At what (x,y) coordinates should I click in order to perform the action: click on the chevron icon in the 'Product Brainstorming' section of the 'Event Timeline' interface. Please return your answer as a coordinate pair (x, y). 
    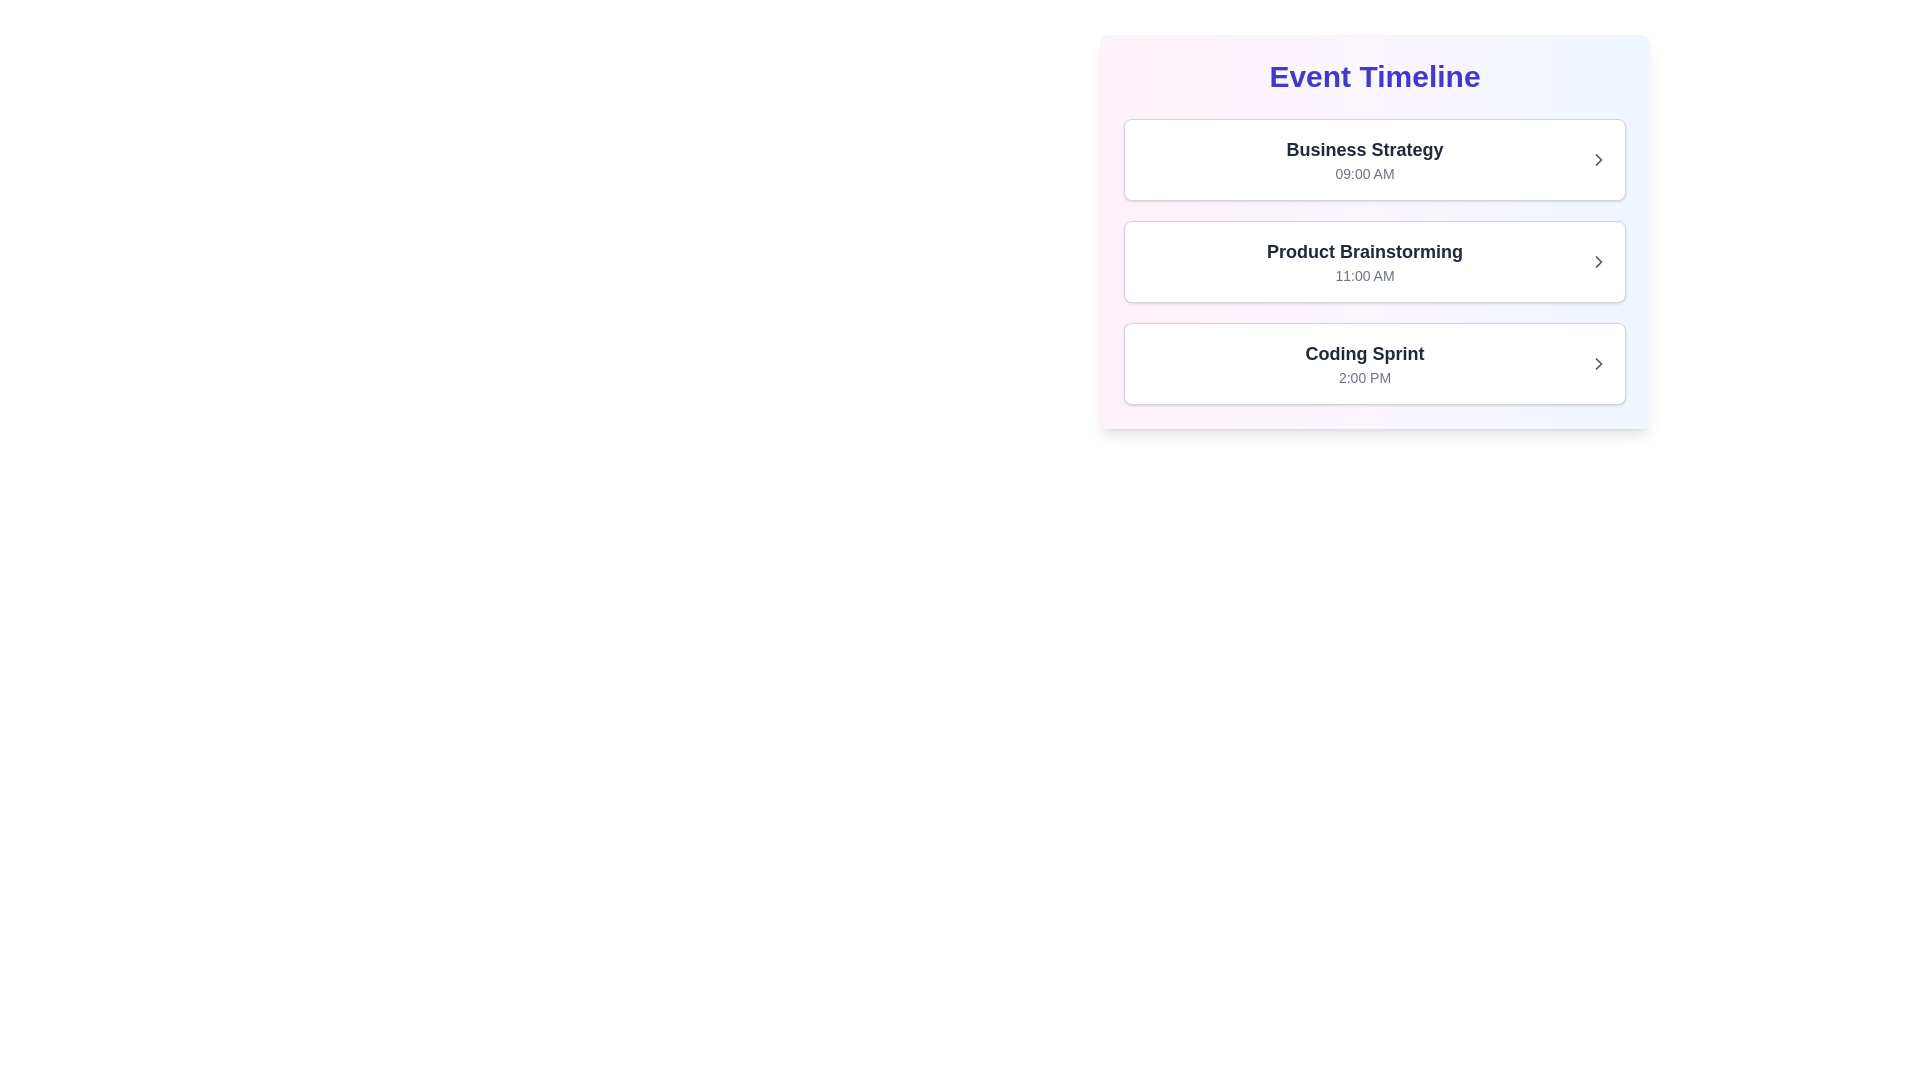
    Looking at the image, I should click on (1597, 261).